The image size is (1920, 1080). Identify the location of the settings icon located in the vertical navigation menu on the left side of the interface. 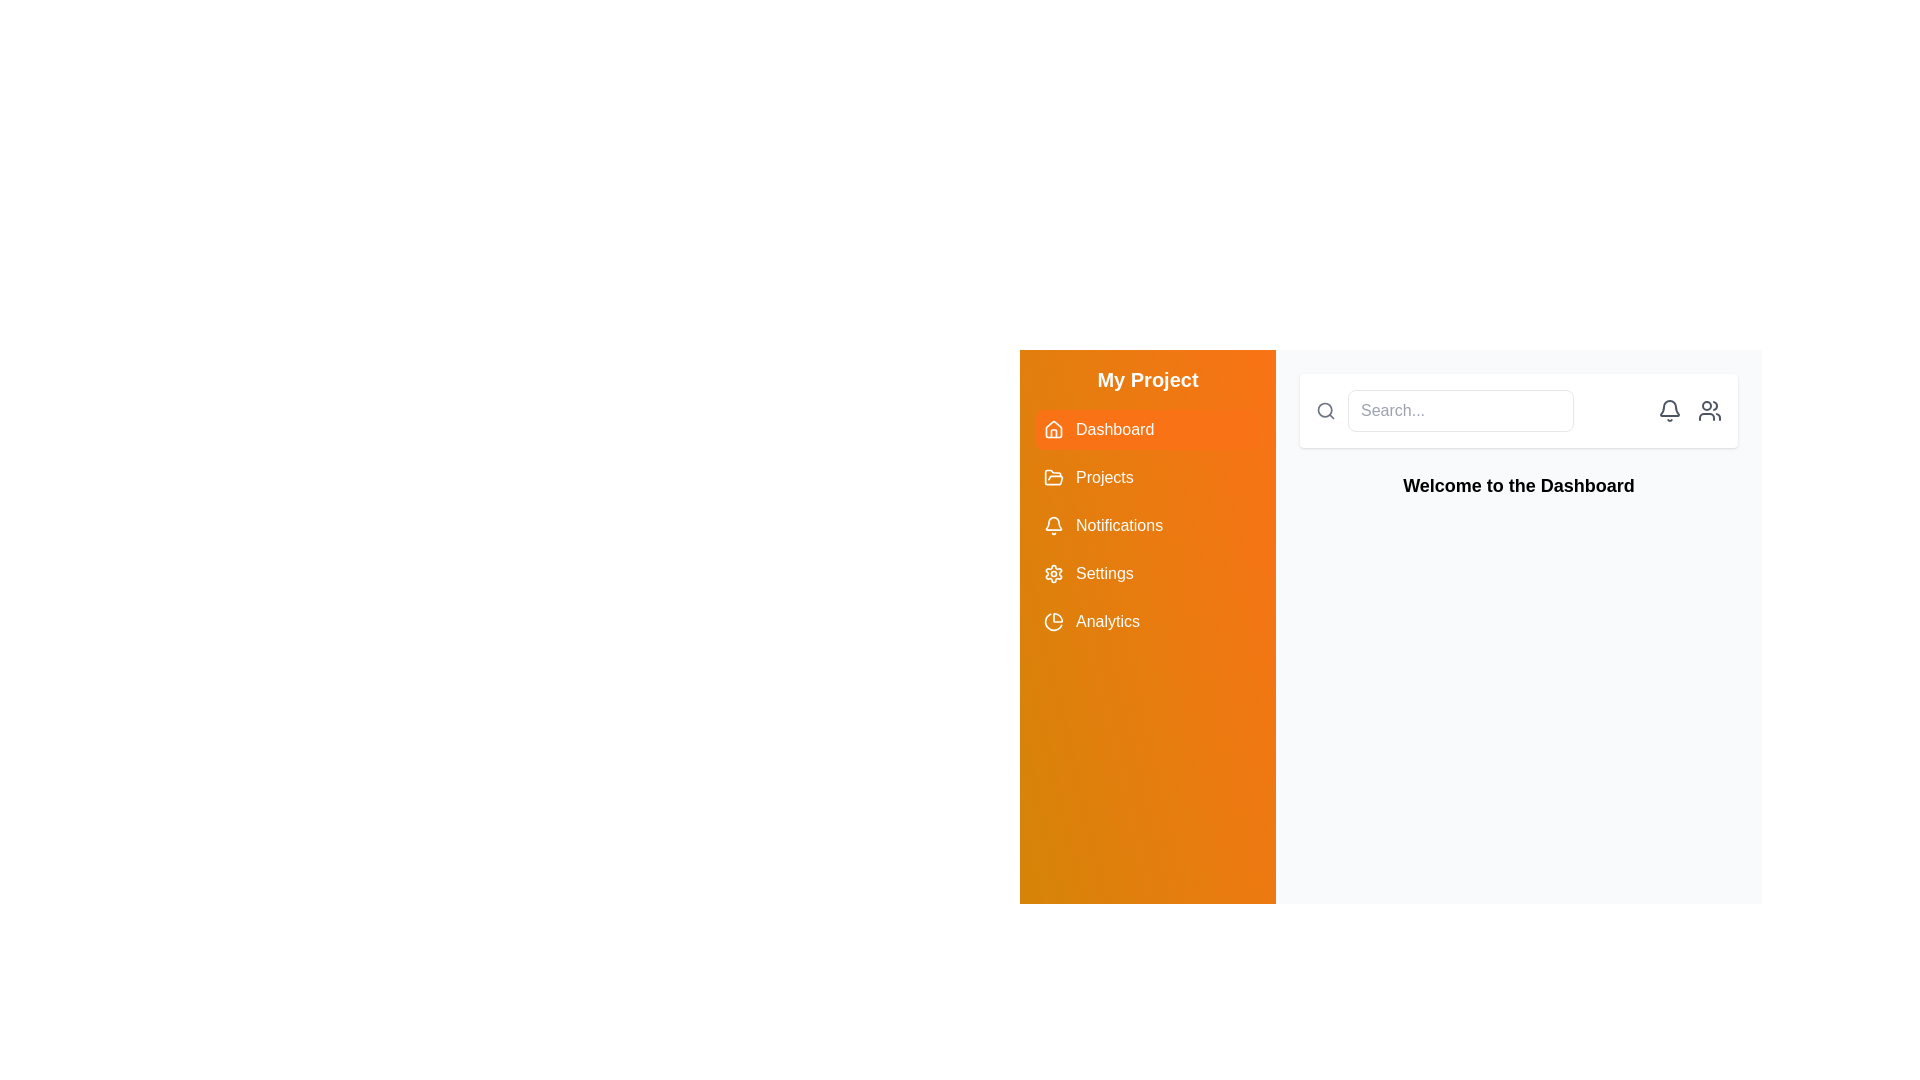
(1053, 574).